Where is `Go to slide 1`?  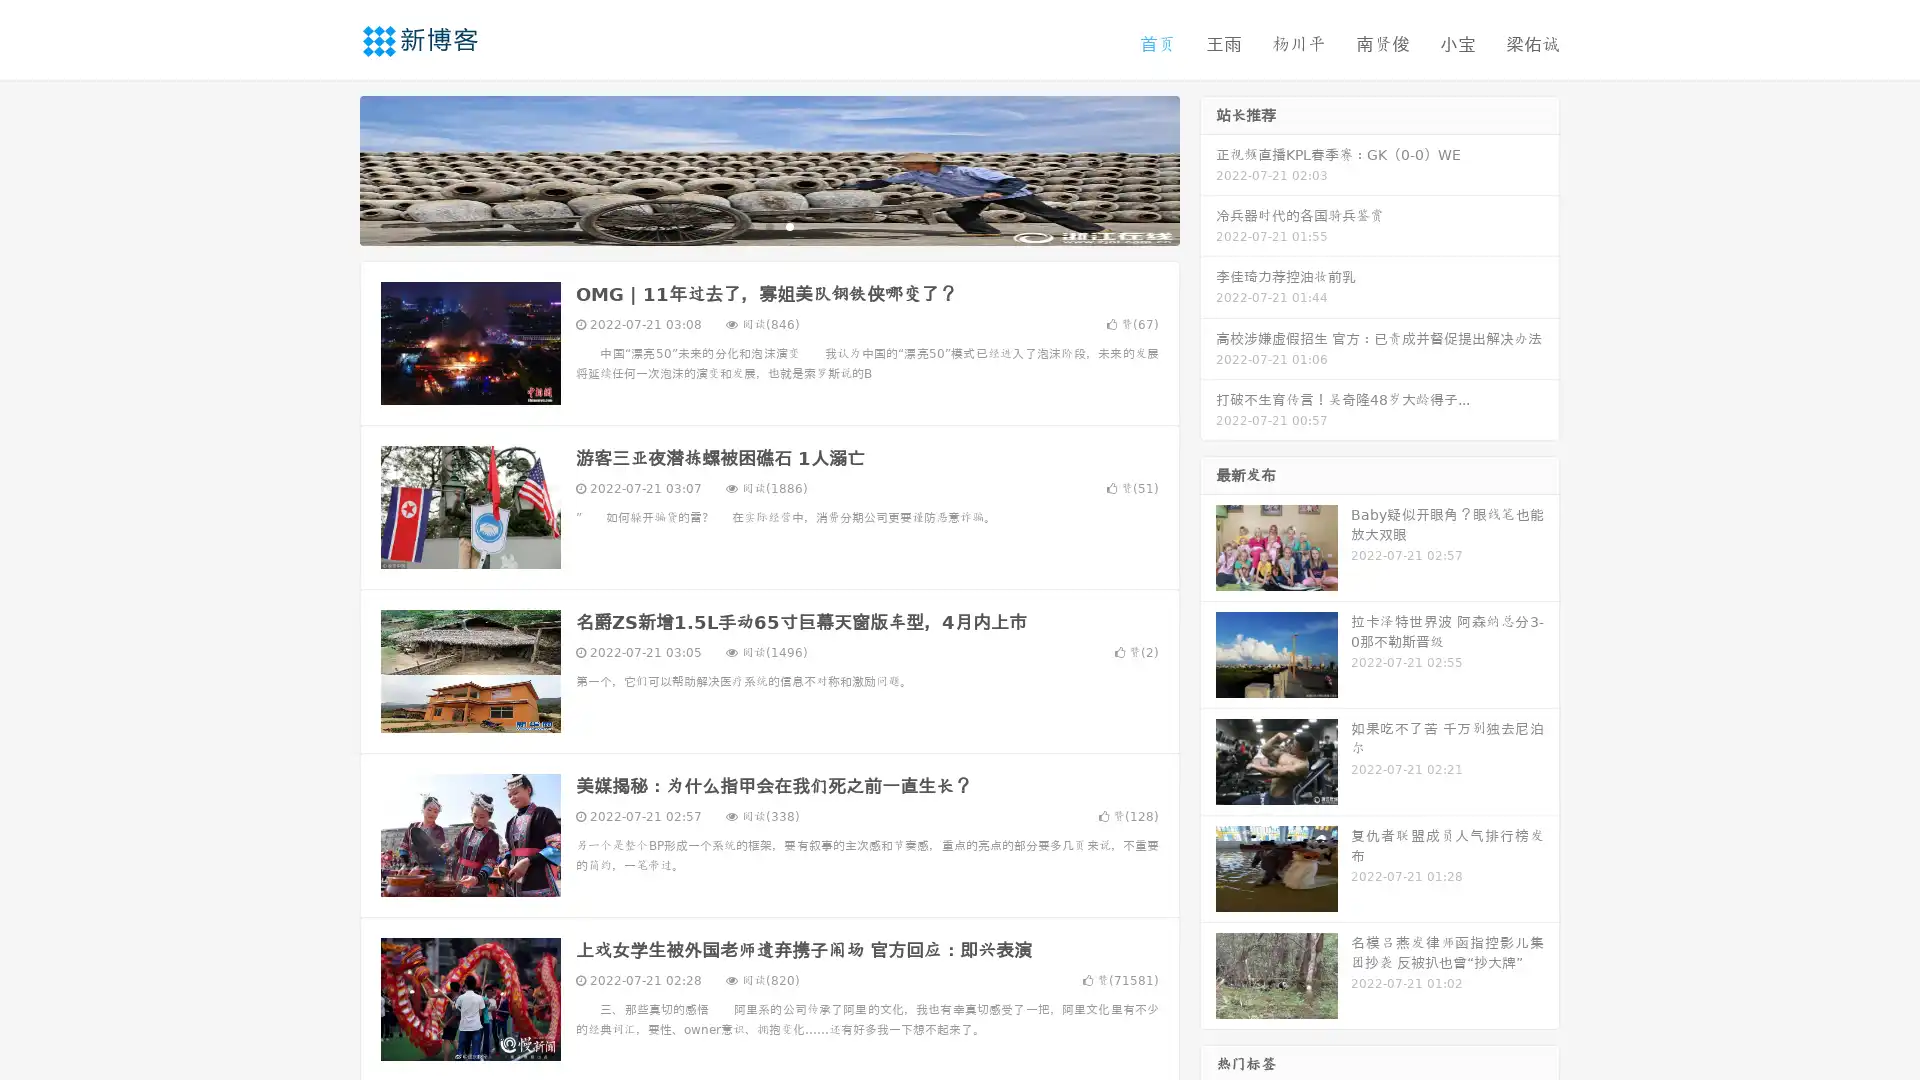
Go to slide 1 is located at coordinates (748, 225).